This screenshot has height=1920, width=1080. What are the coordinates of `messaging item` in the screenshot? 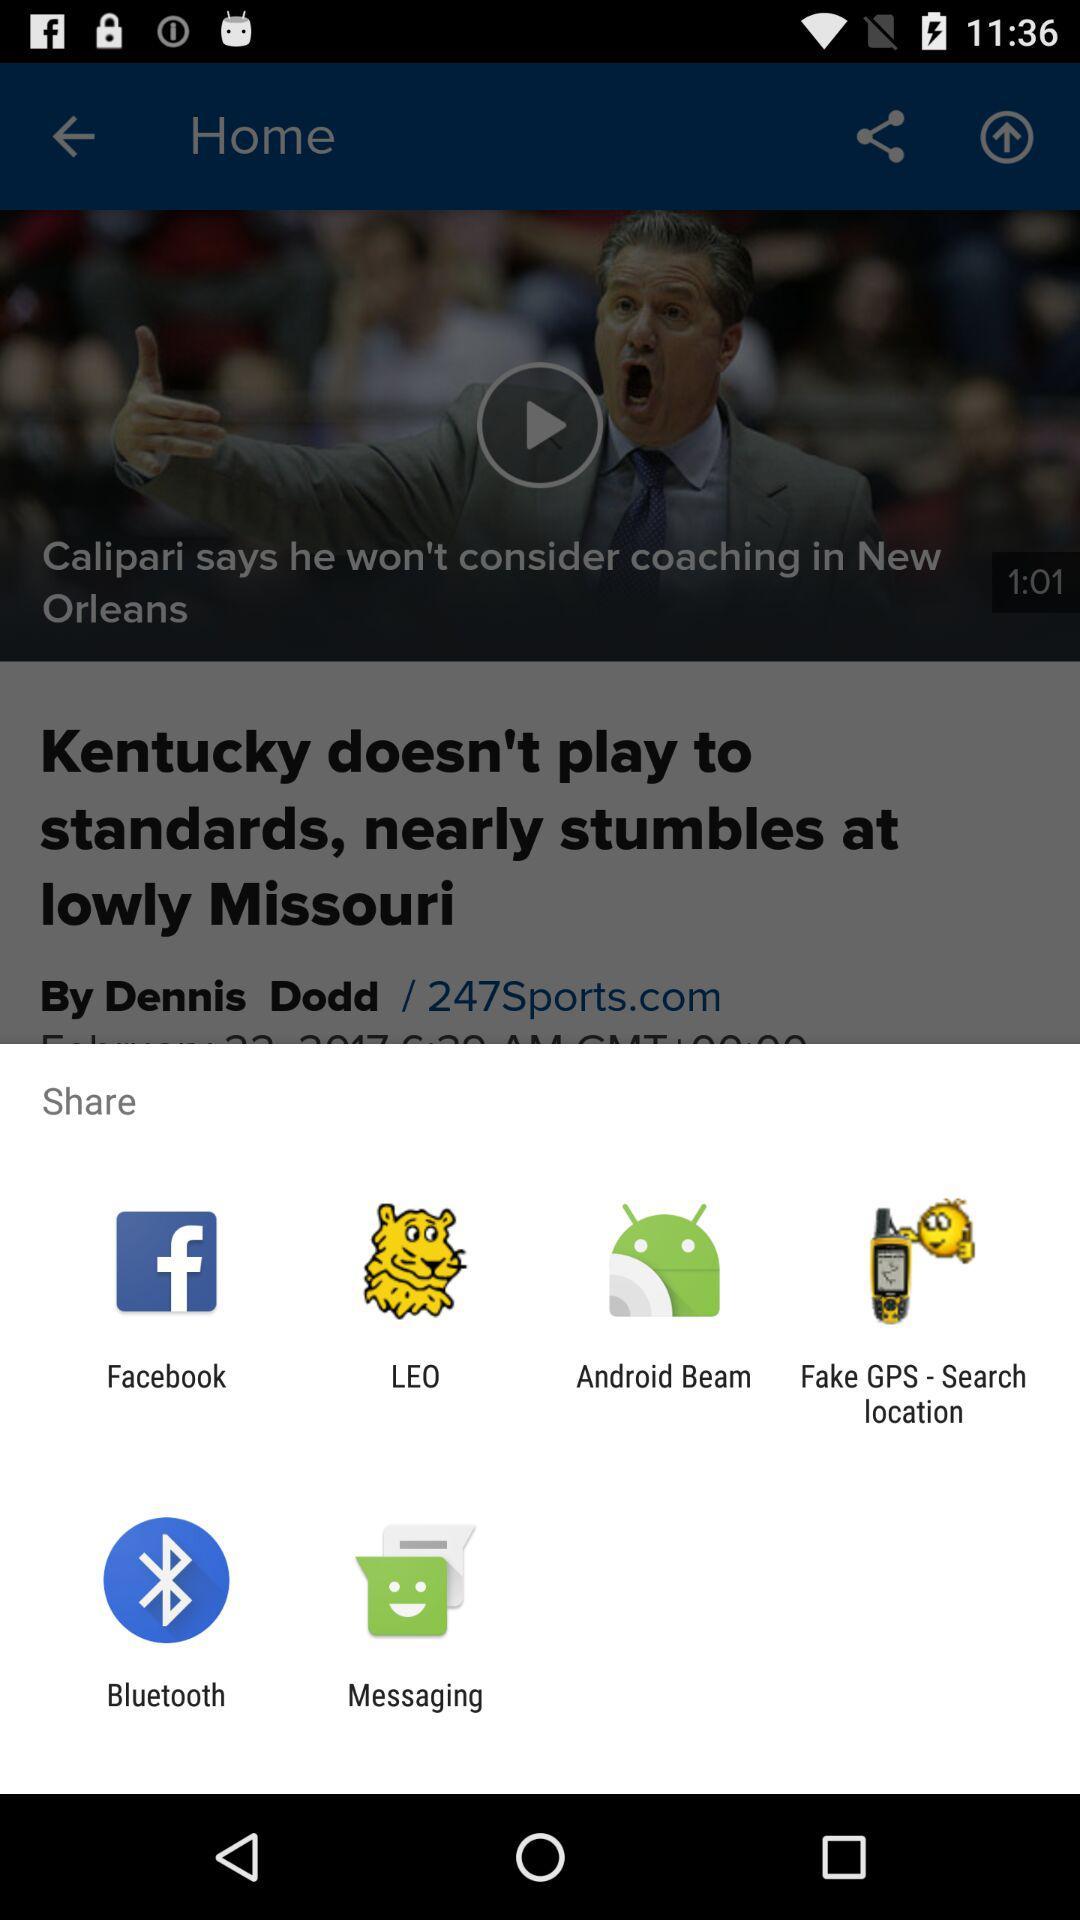 It's located at (414, 1711).